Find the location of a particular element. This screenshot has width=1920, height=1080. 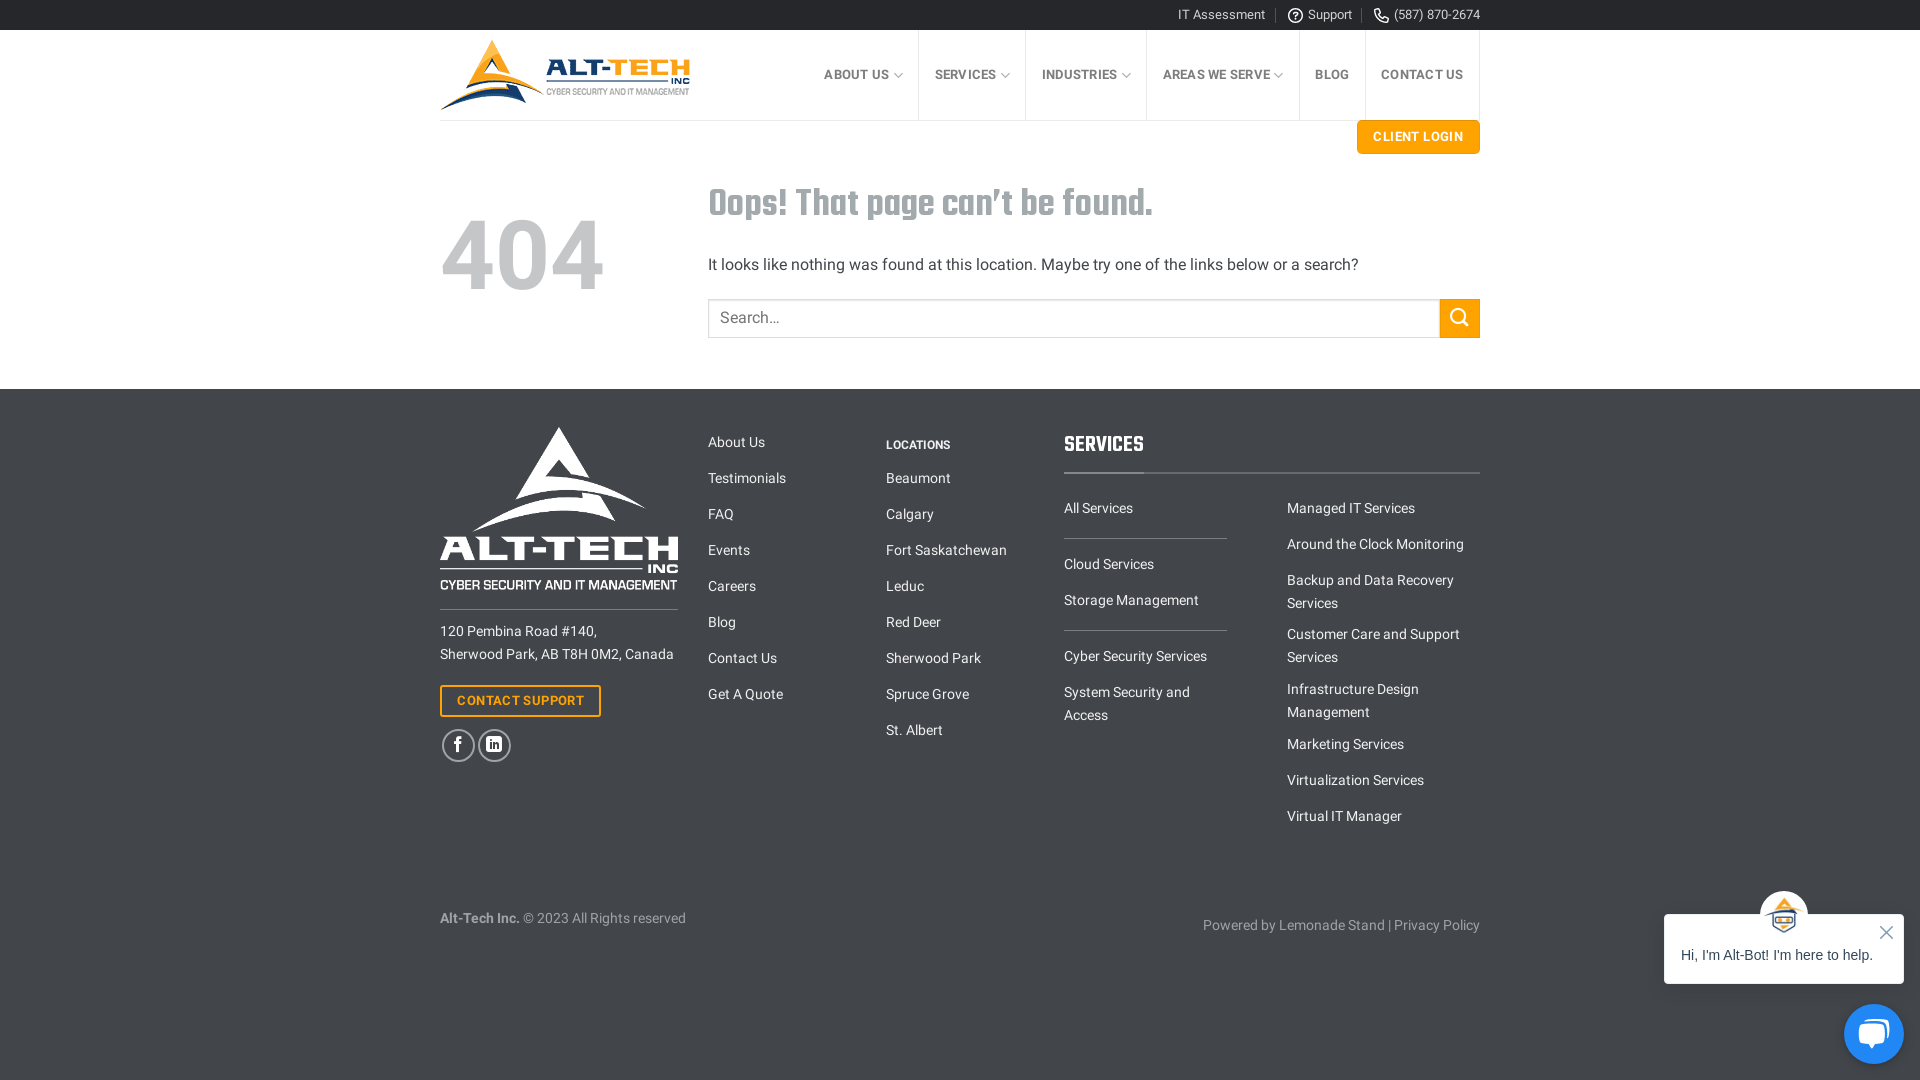

'Virtual IT Manager' is located at coordinates (1382, 818).